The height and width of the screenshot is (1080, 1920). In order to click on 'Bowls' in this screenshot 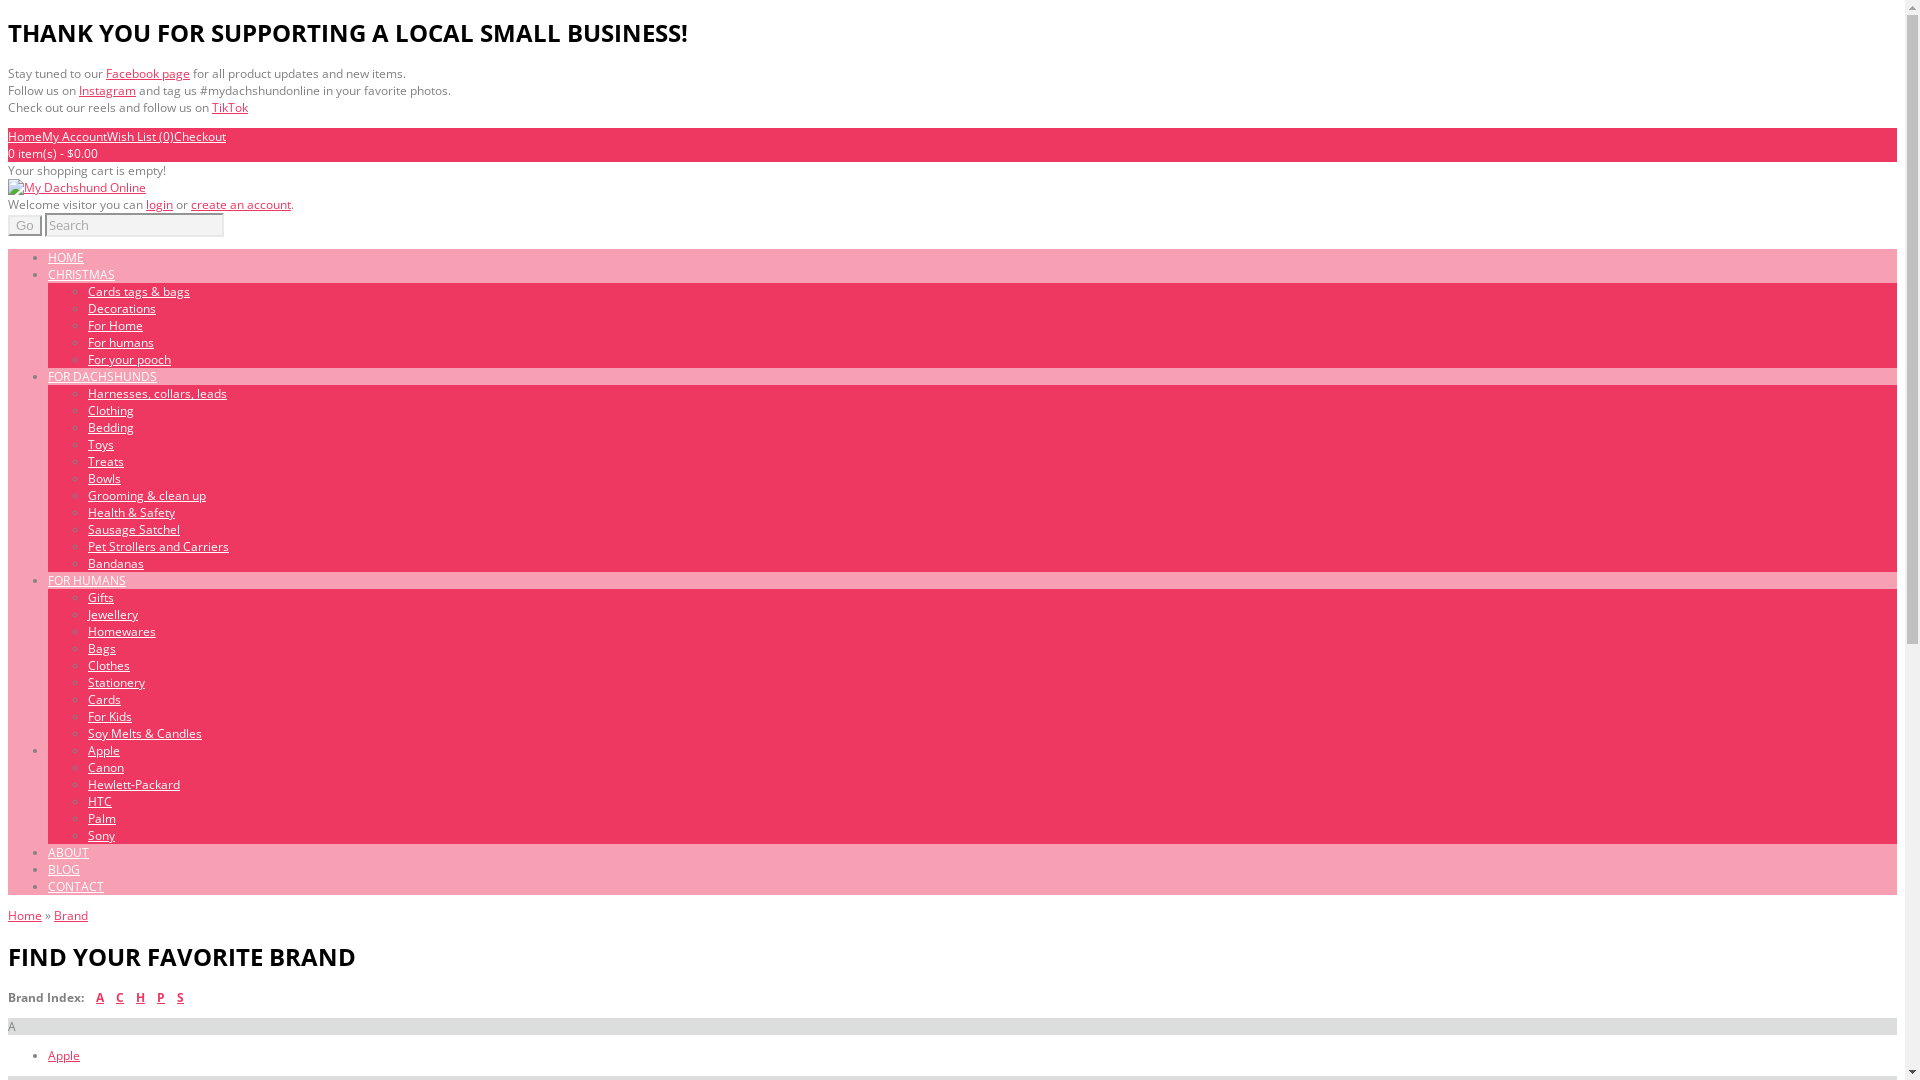, I will do `click(86, 478)`.